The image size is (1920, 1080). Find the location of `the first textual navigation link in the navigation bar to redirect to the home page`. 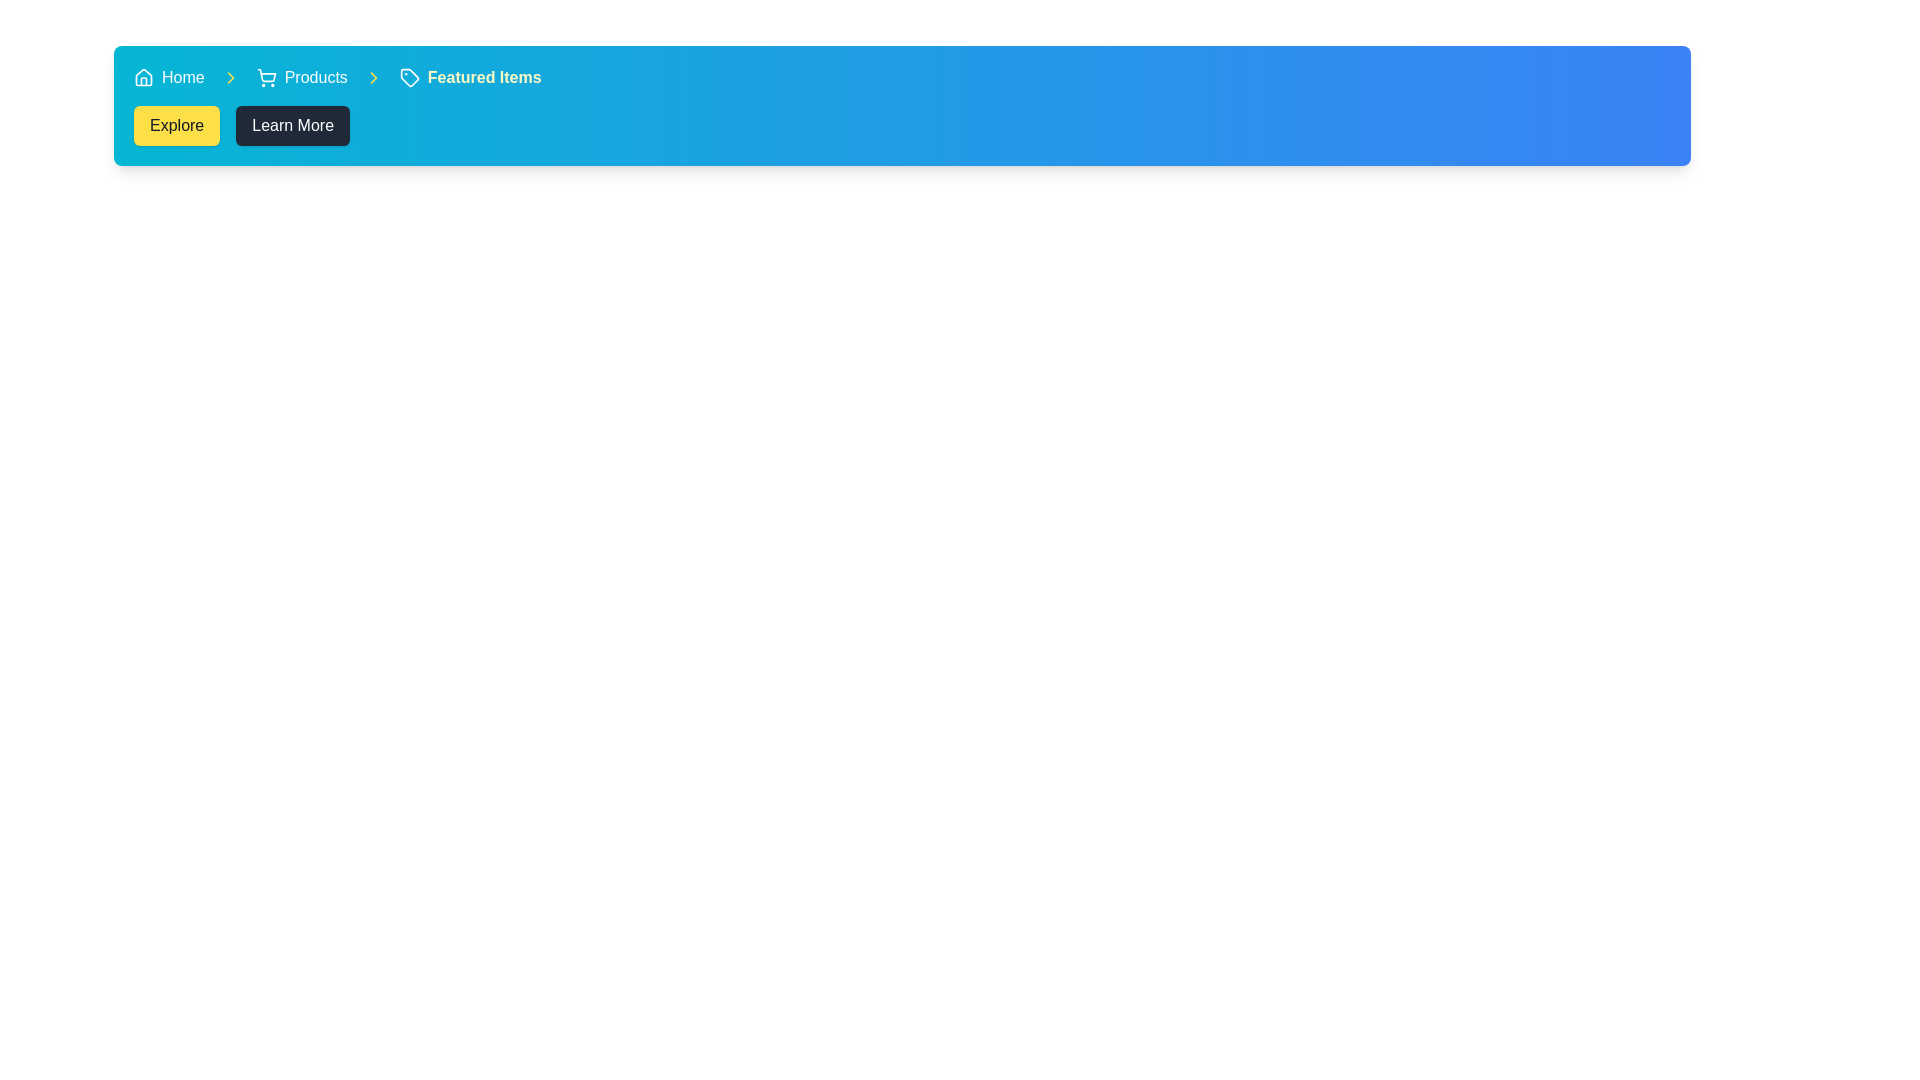

the first textual navigation link in the navigation bar to redirect to the home page is located at coordinates (183, 76).